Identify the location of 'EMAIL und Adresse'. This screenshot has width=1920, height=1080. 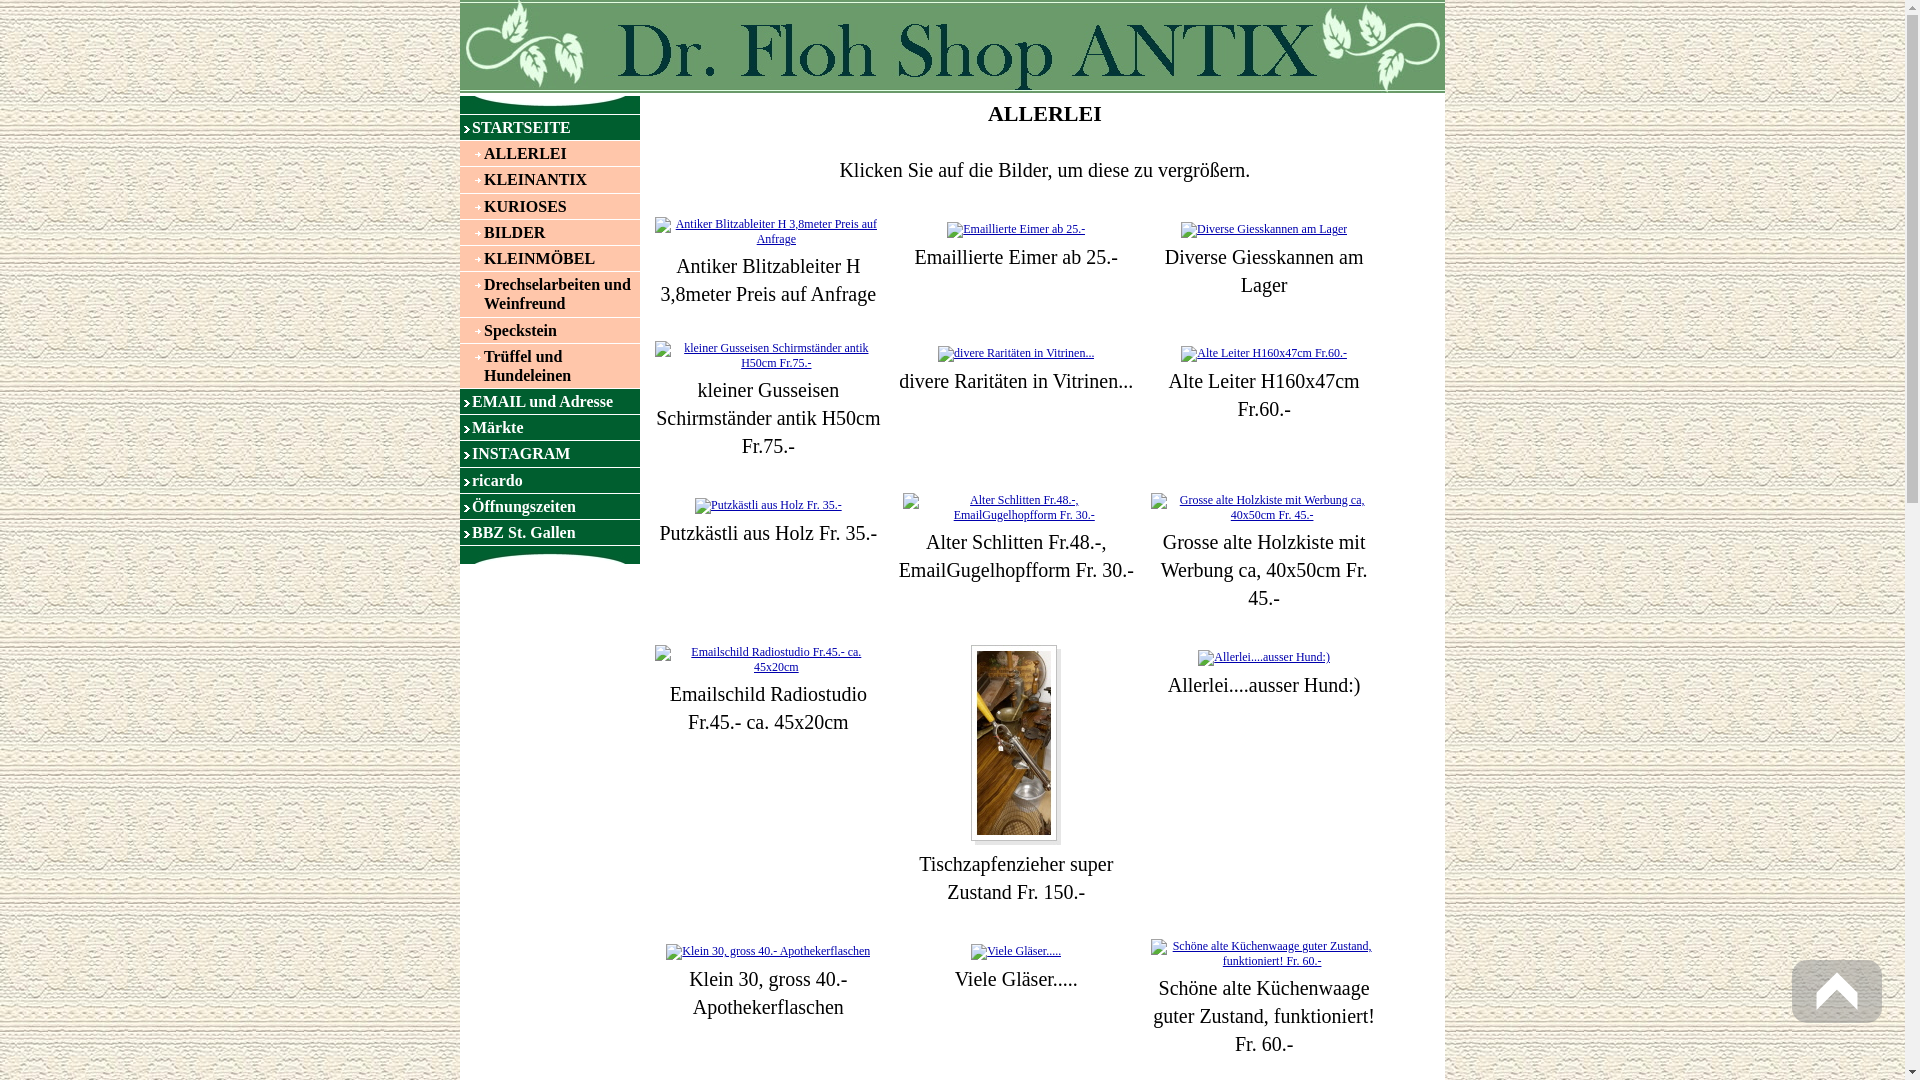
(550, 401).